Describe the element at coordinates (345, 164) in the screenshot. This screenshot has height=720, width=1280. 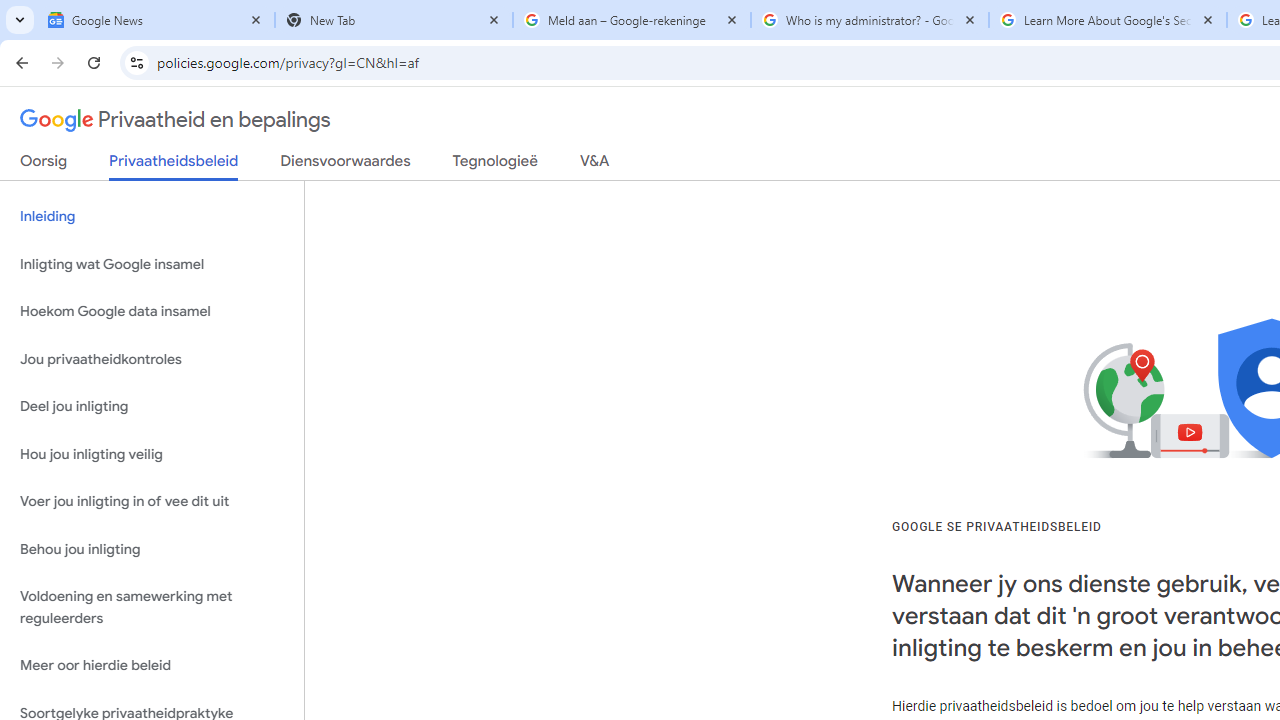
I see `'Diensvoorwaardes'` at that location.